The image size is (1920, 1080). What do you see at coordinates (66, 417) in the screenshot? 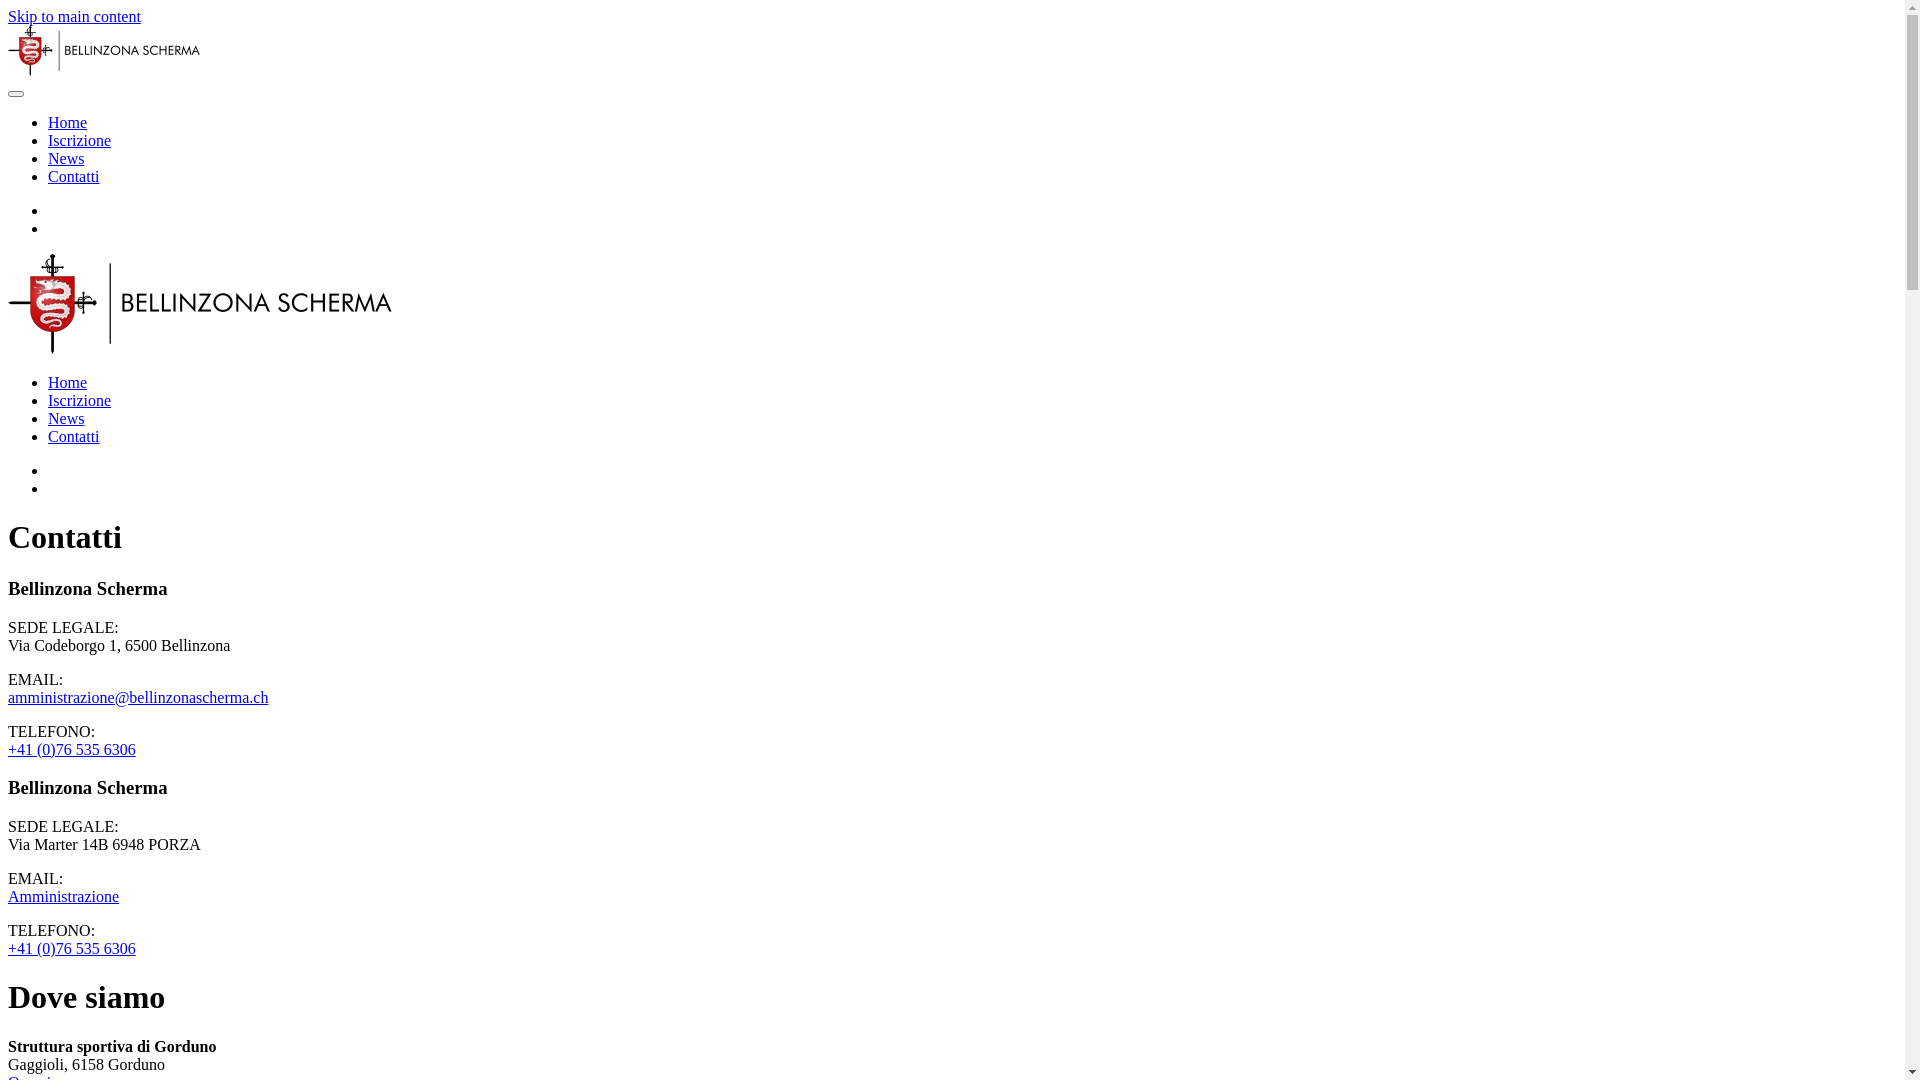
I see `'News'` at bounding box center [66, 417].